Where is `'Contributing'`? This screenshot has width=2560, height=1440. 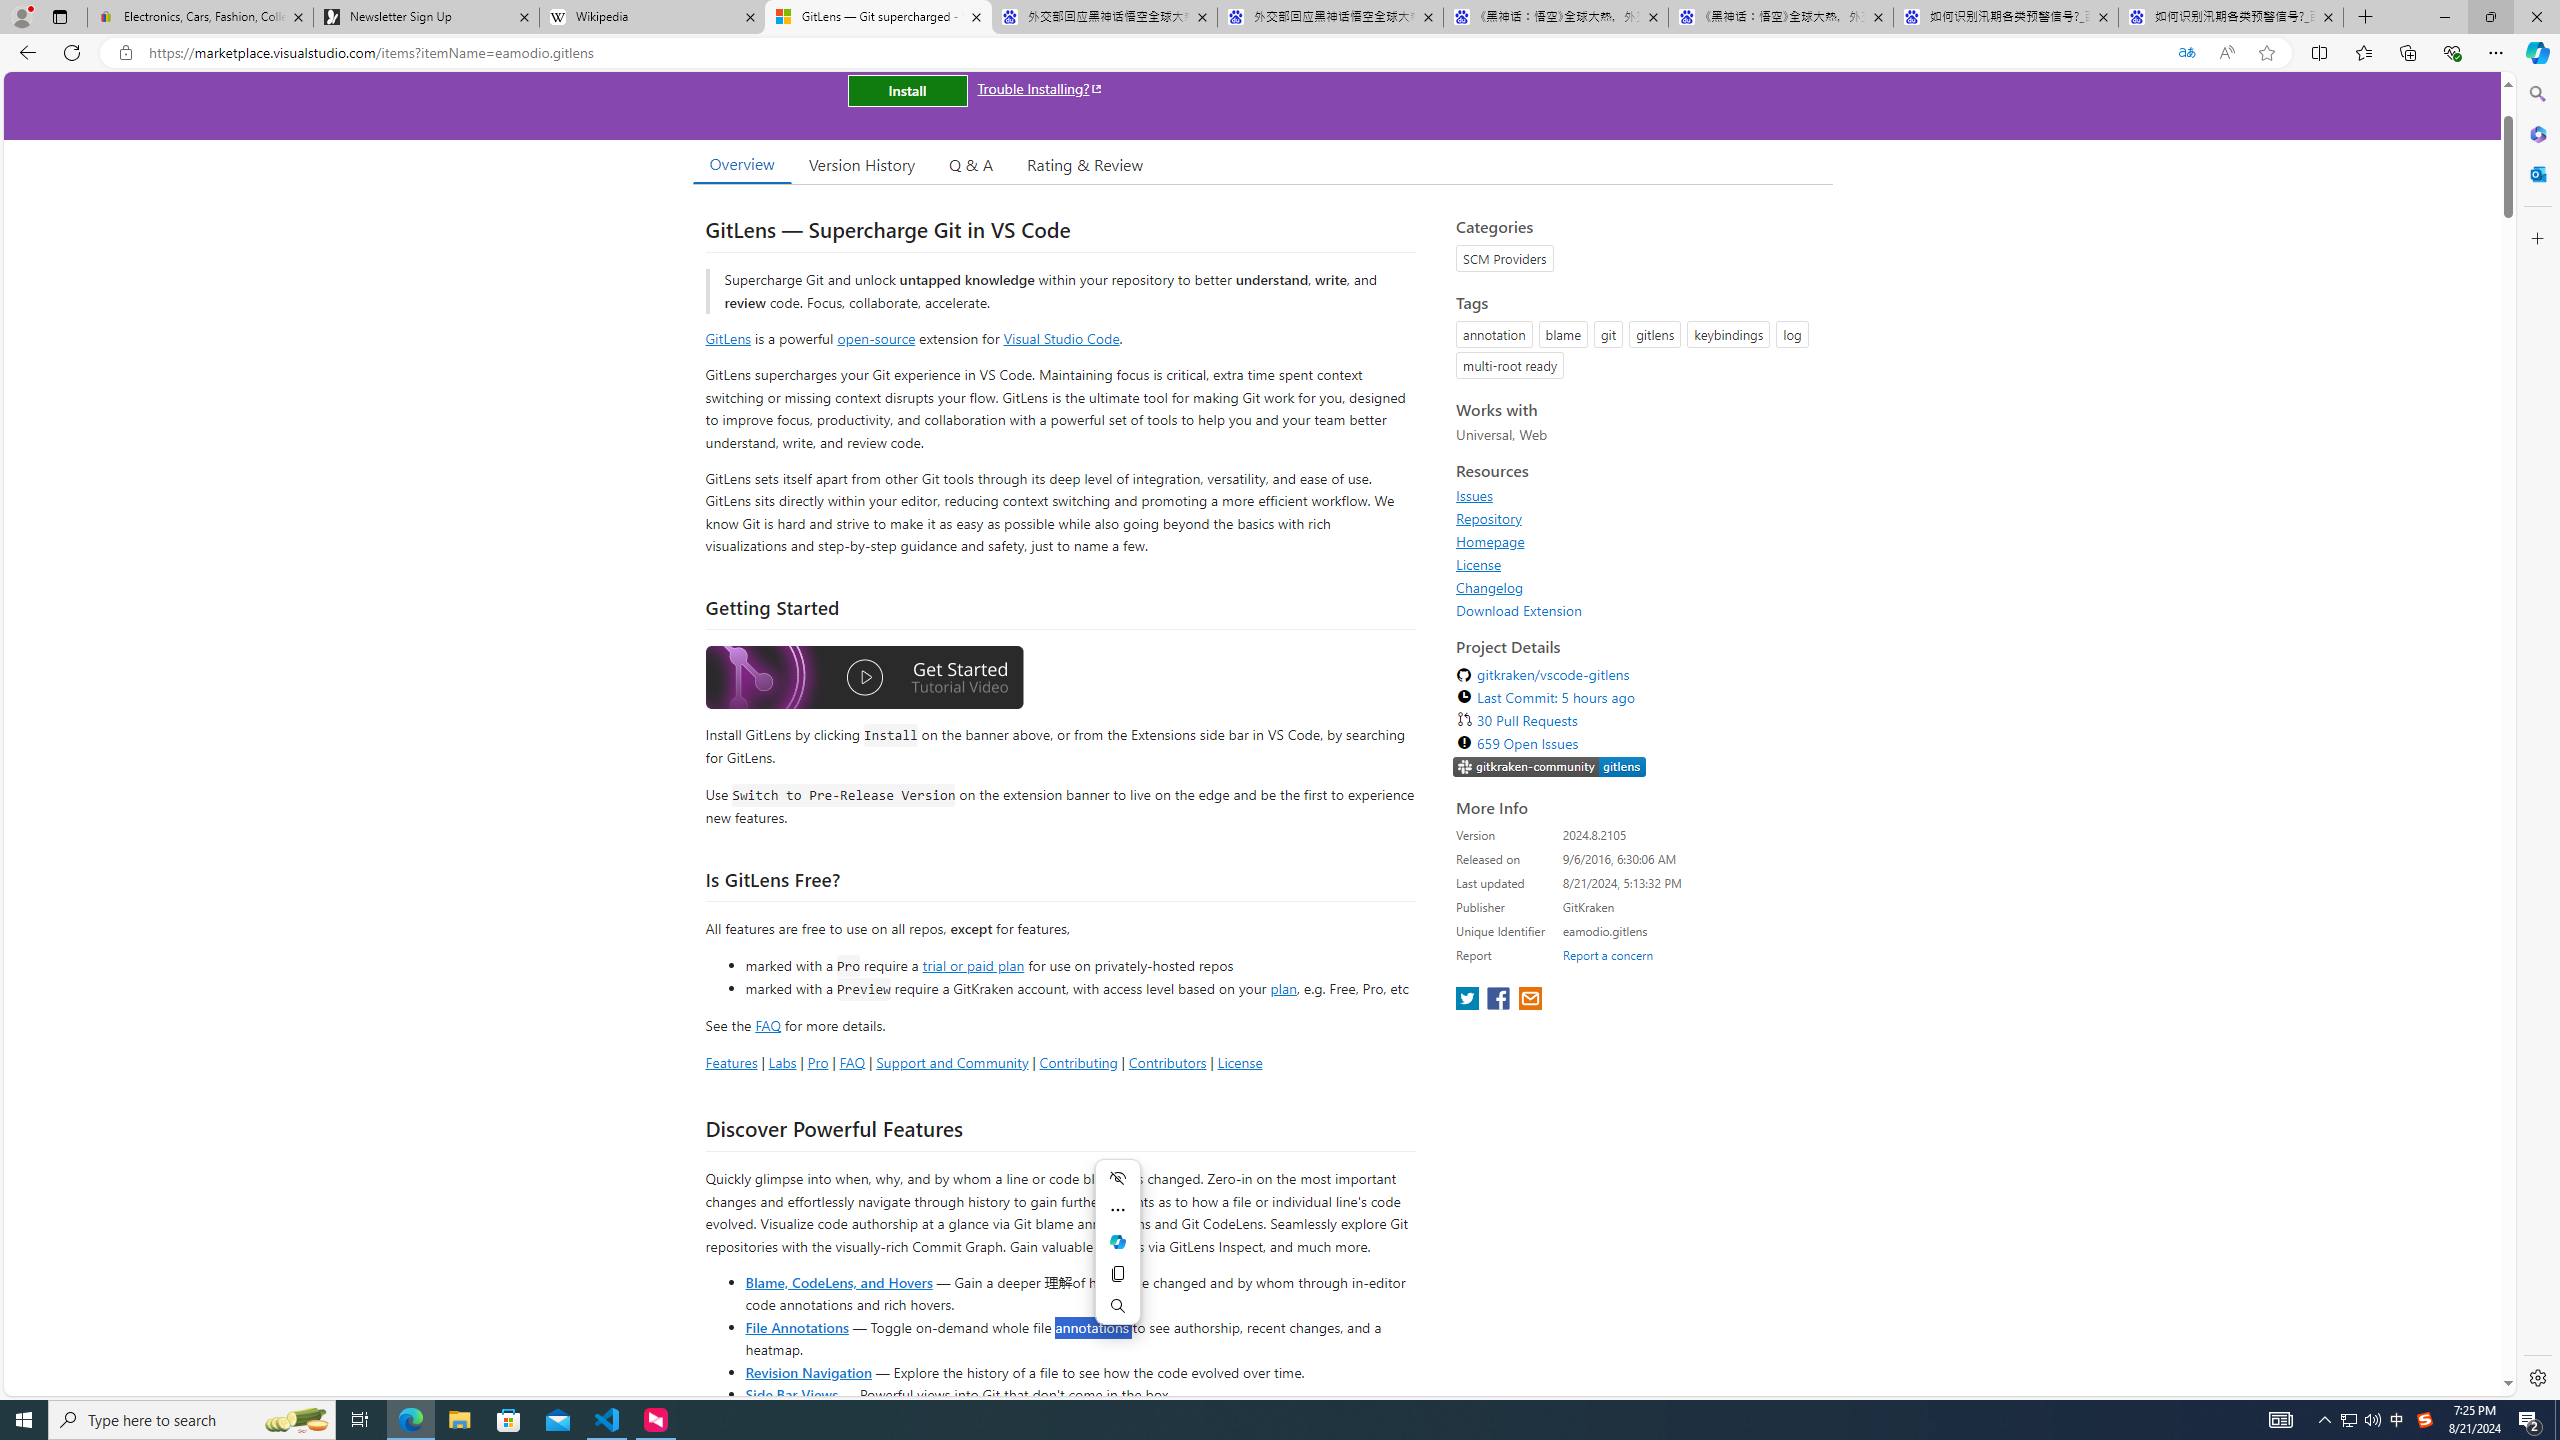 'Contributing' is located at coordinates (1079, 1061).